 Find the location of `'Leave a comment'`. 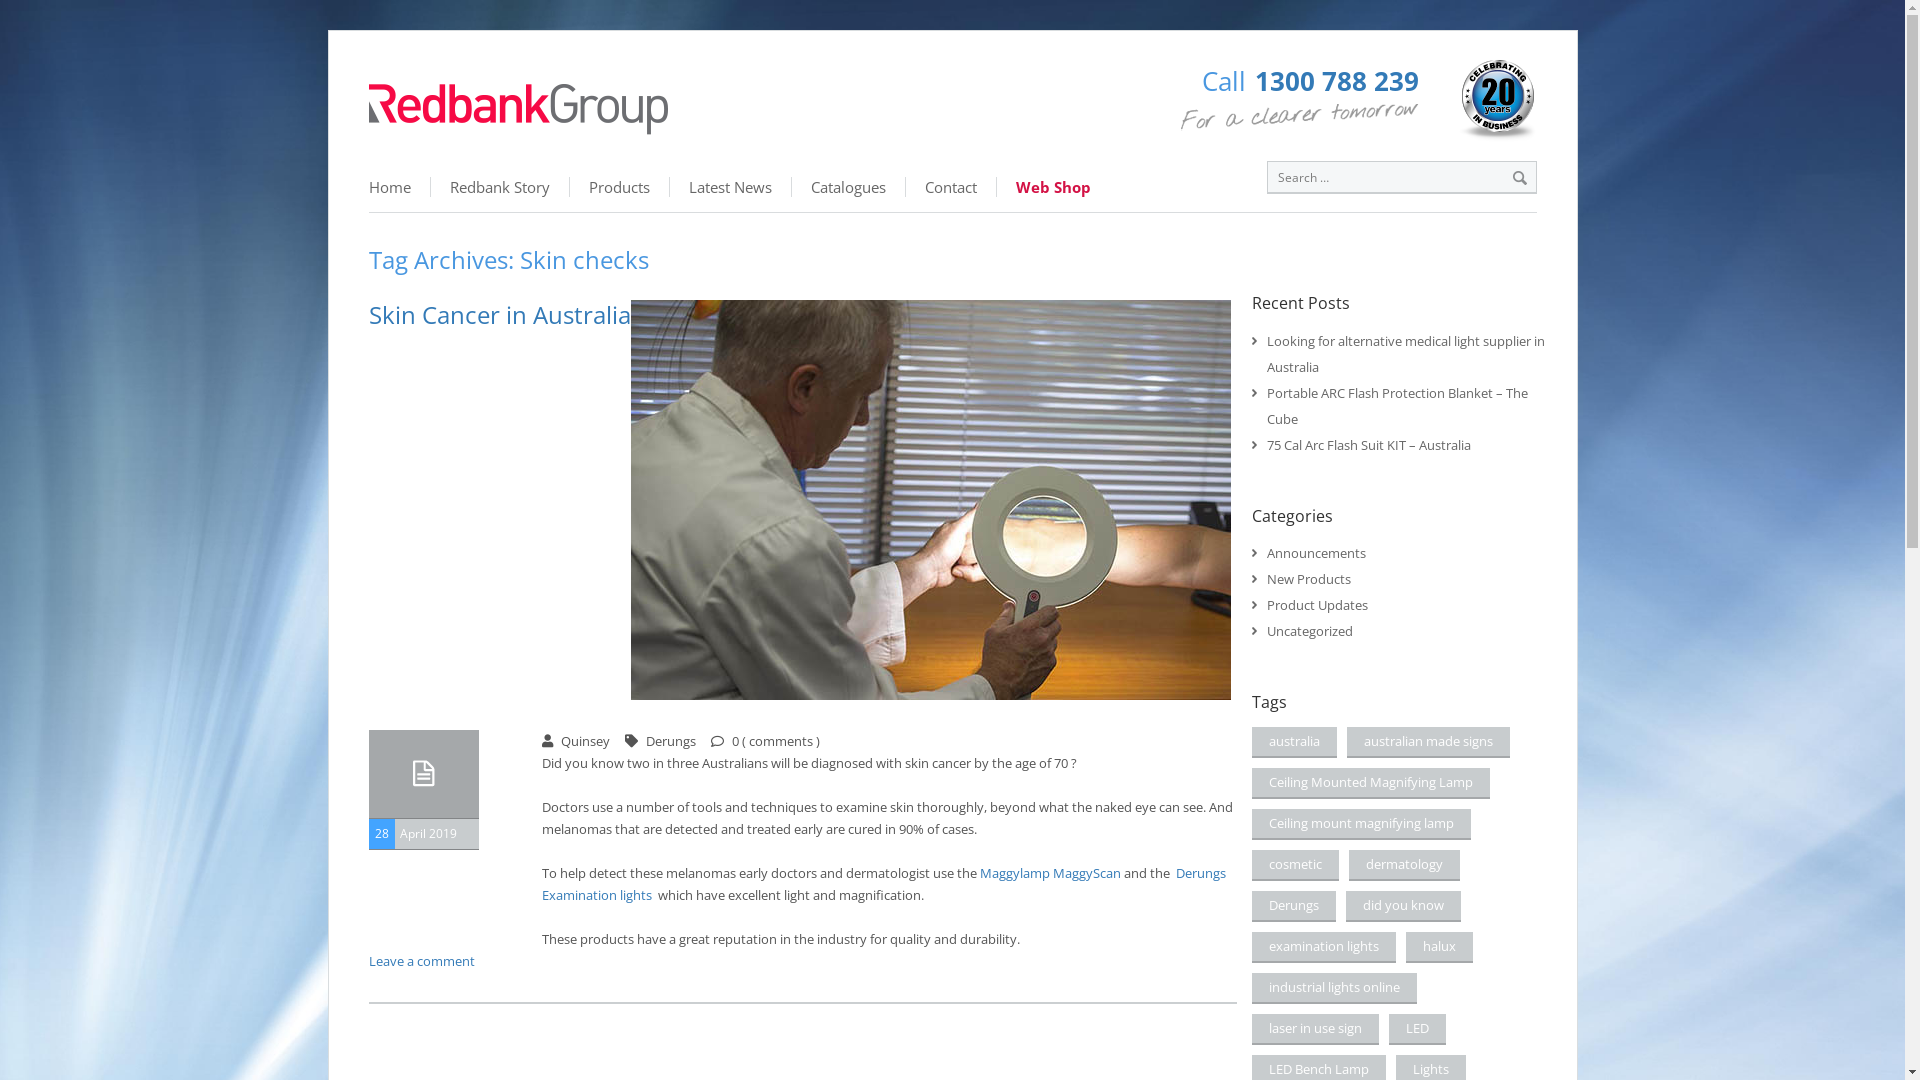

'Leave a comment' is located at coordinates (420, 959).